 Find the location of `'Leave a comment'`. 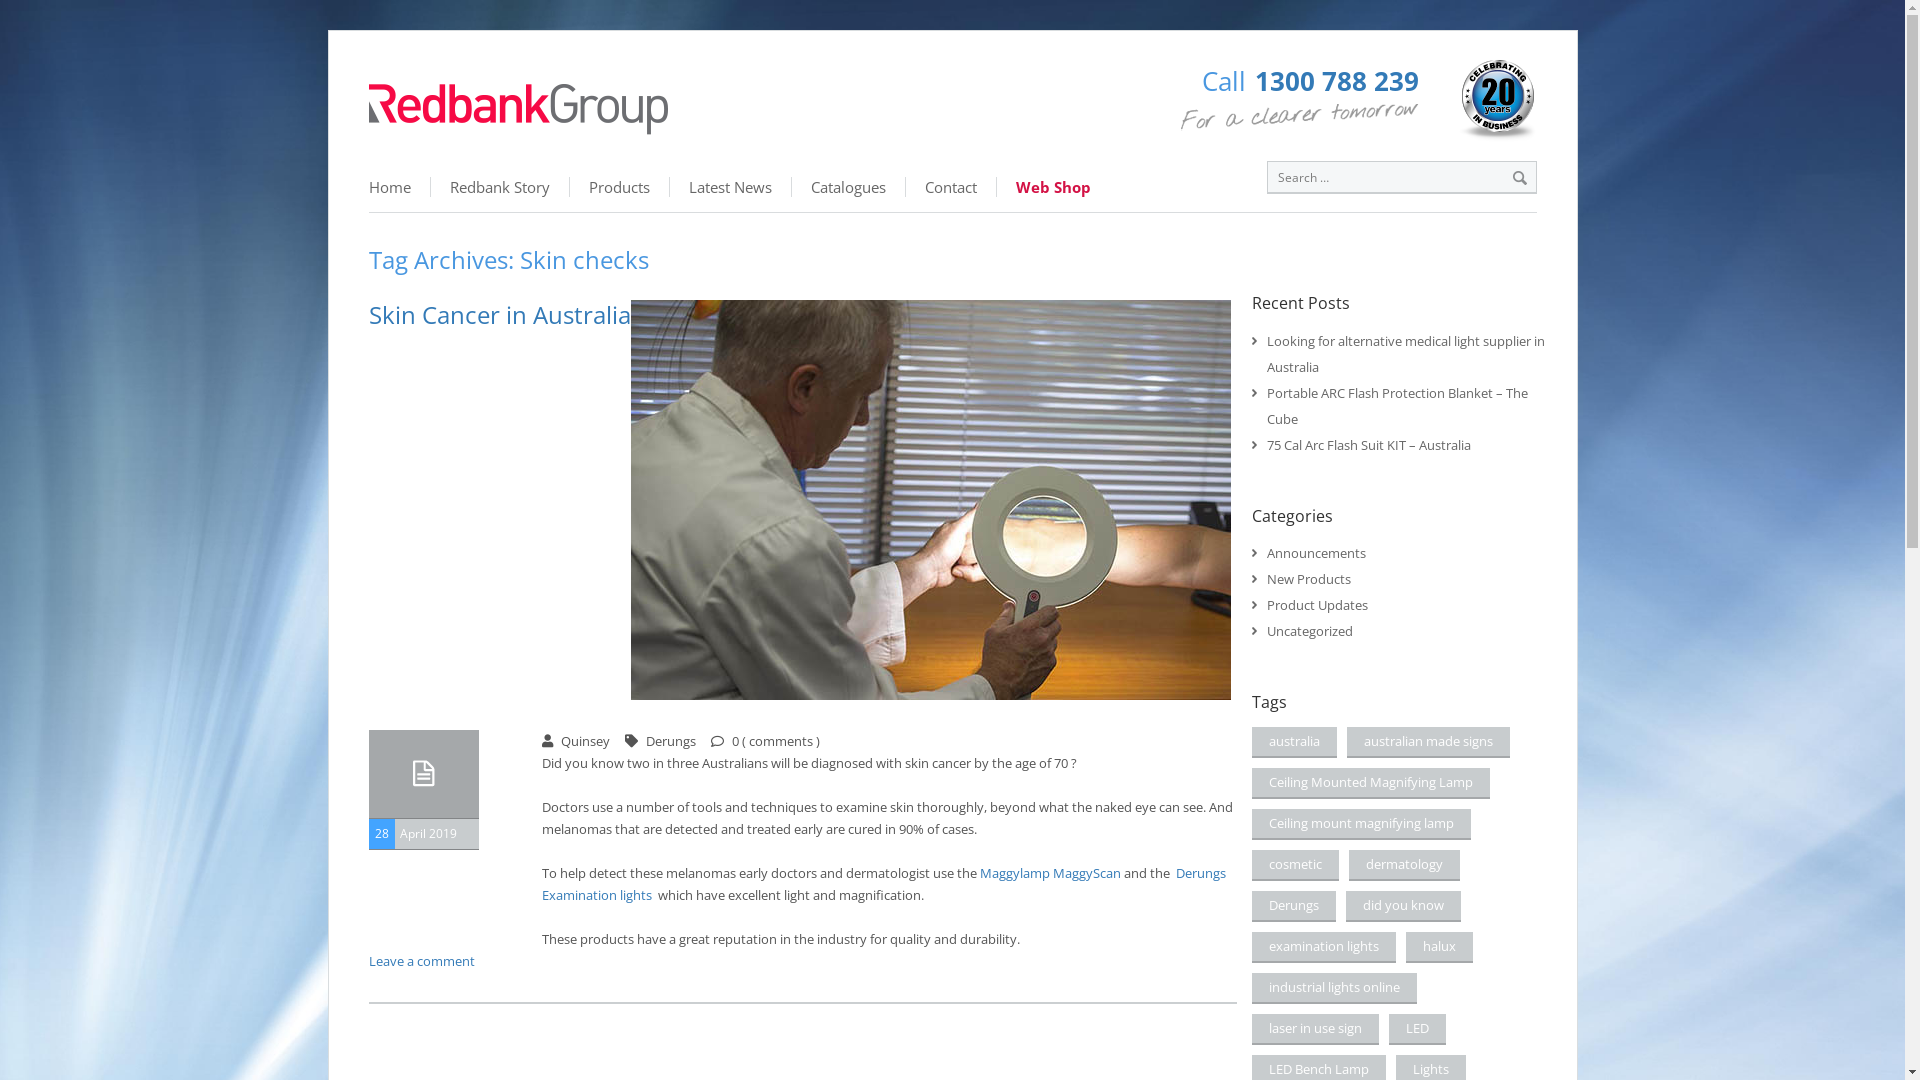

'Leave a comment' is located at coordinates (420, 959).